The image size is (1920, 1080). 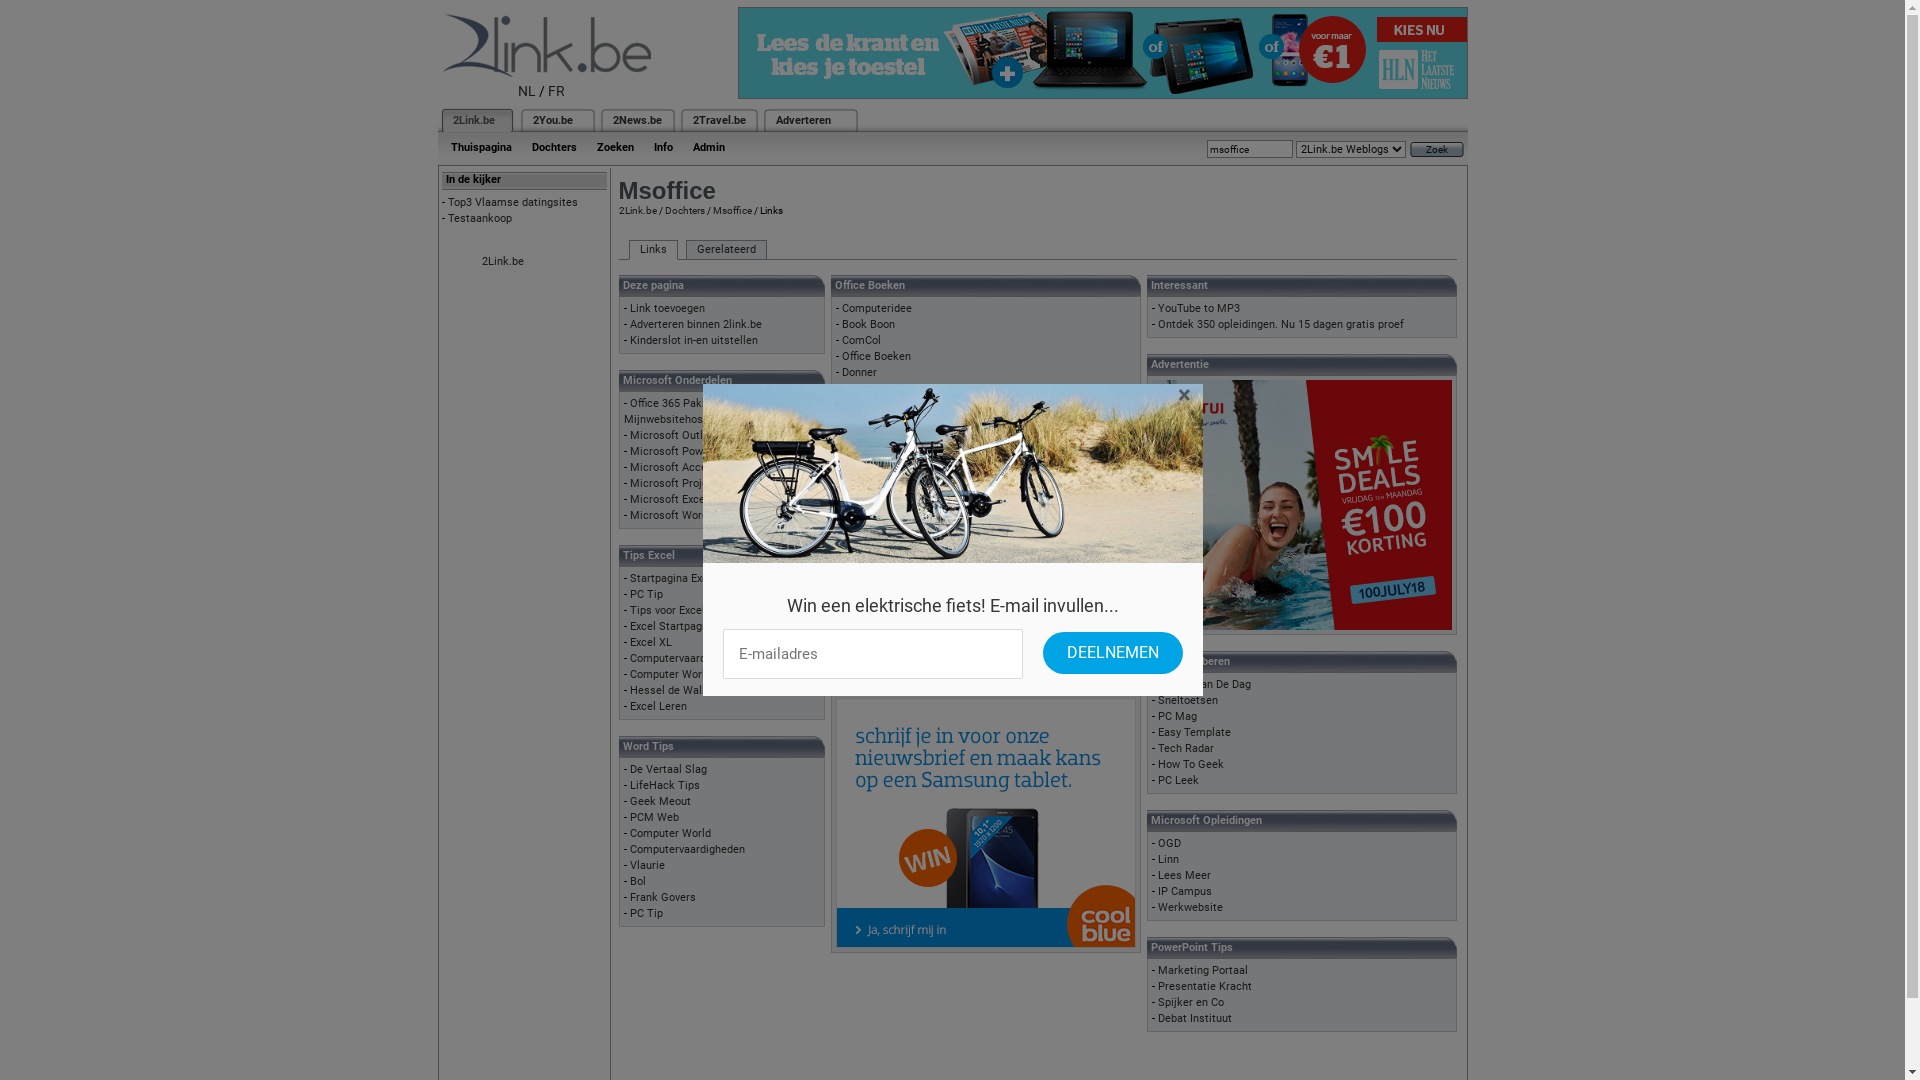 What do you see at coordinates (651, 642) in the screenshot?
I see `'Excel XL'` at bounding box center [651, 642].